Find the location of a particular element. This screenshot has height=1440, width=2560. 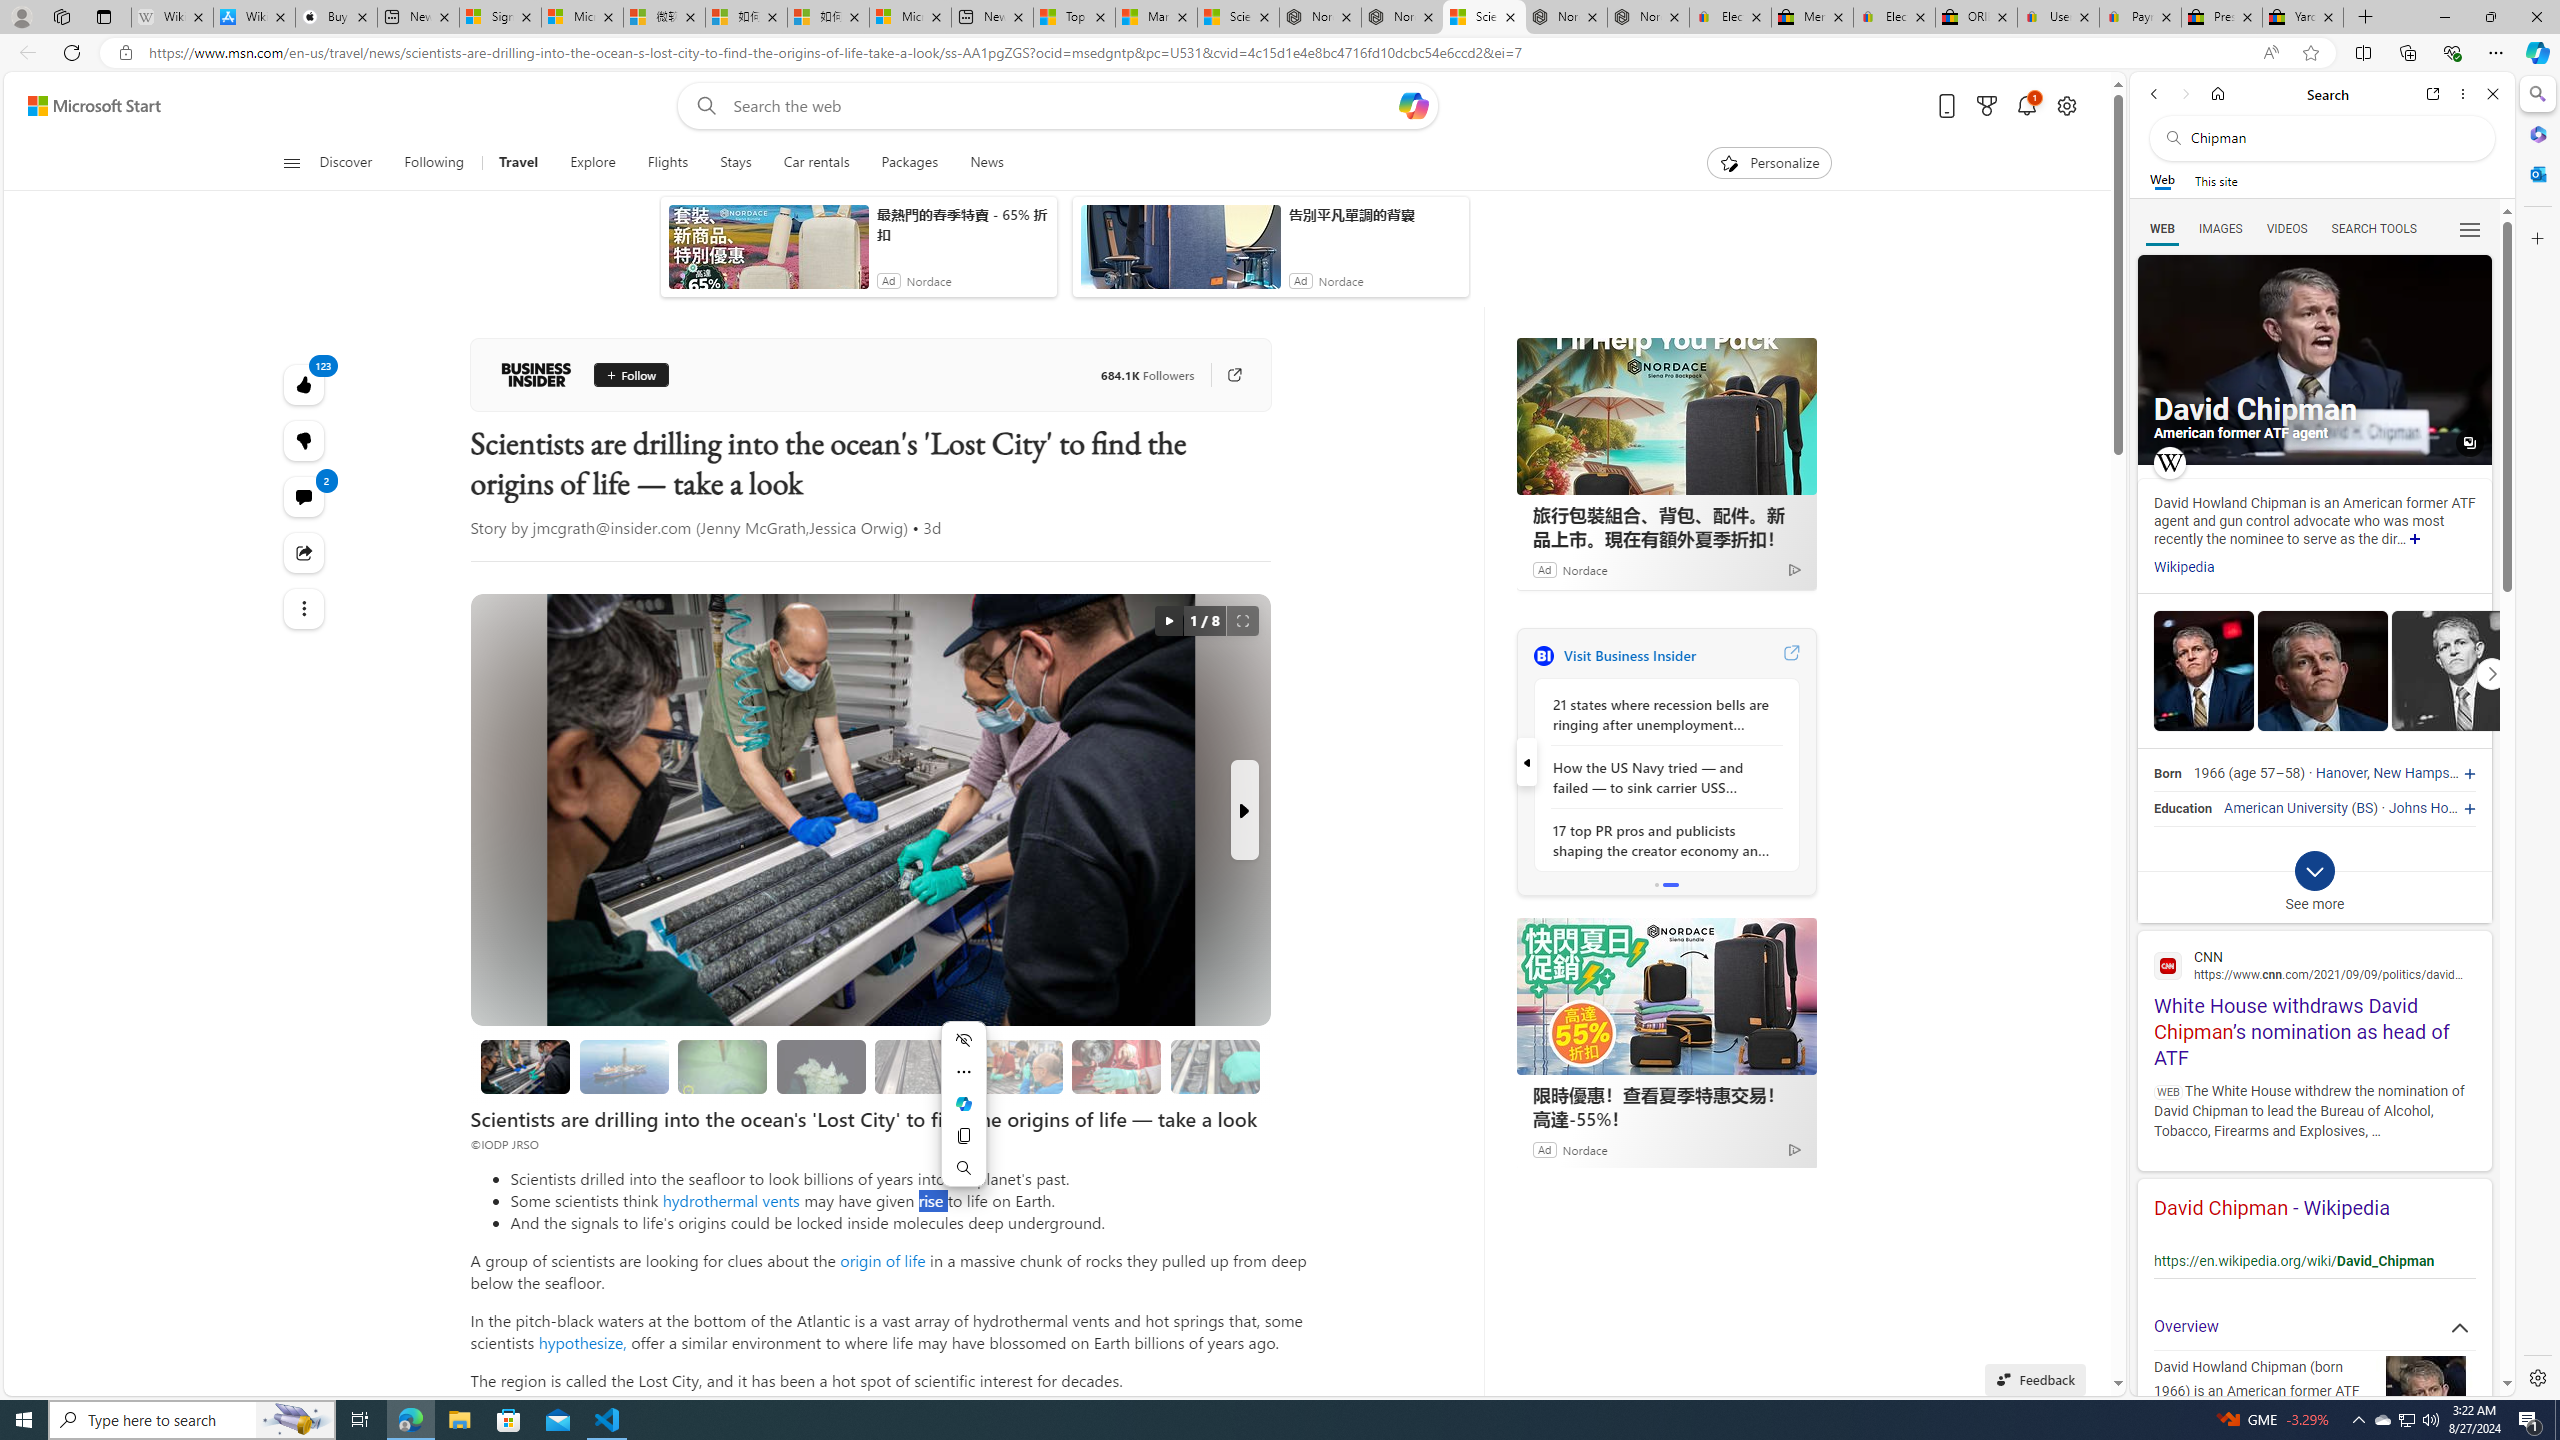

'Looking for evidence of oxygen-free life' is located at coordinates (1018, 1066).